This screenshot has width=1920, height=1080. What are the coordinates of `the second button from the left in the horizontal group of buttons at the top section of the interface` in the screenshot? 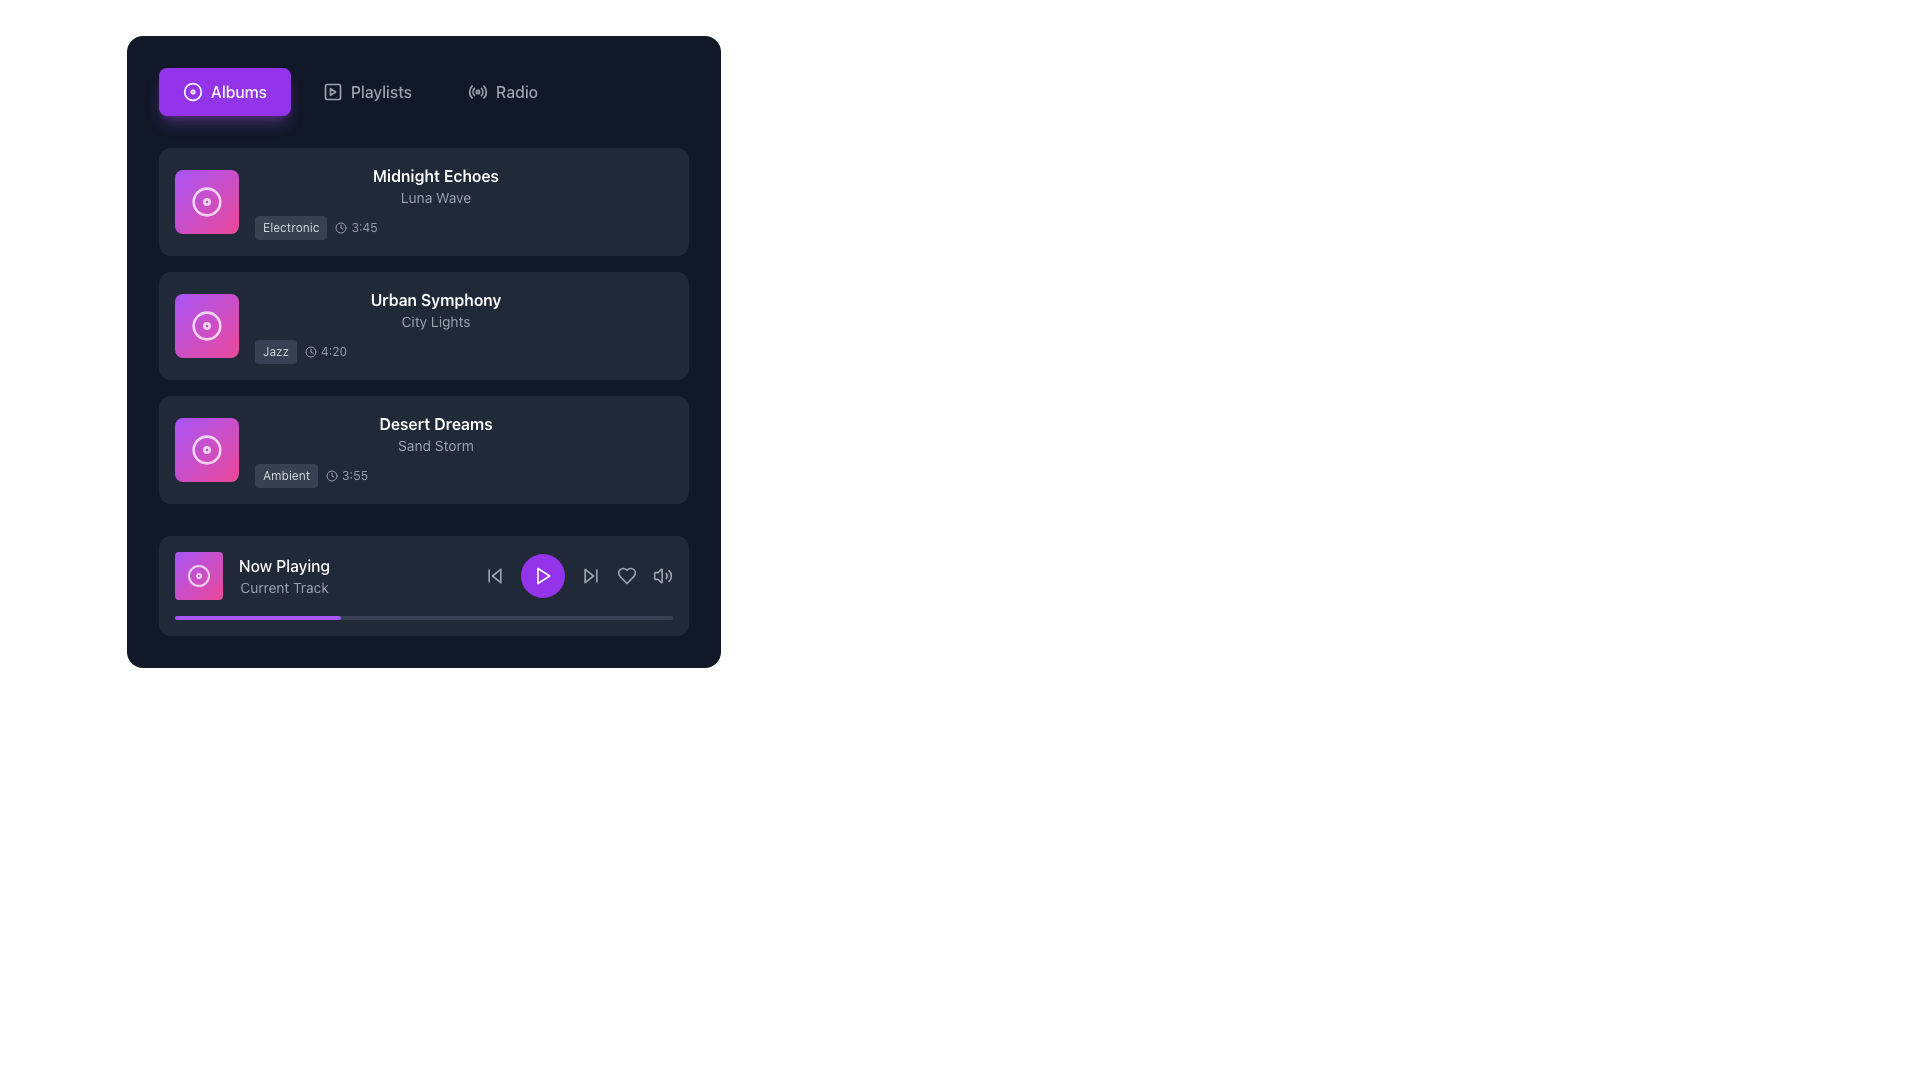 It's located at (367, 92).